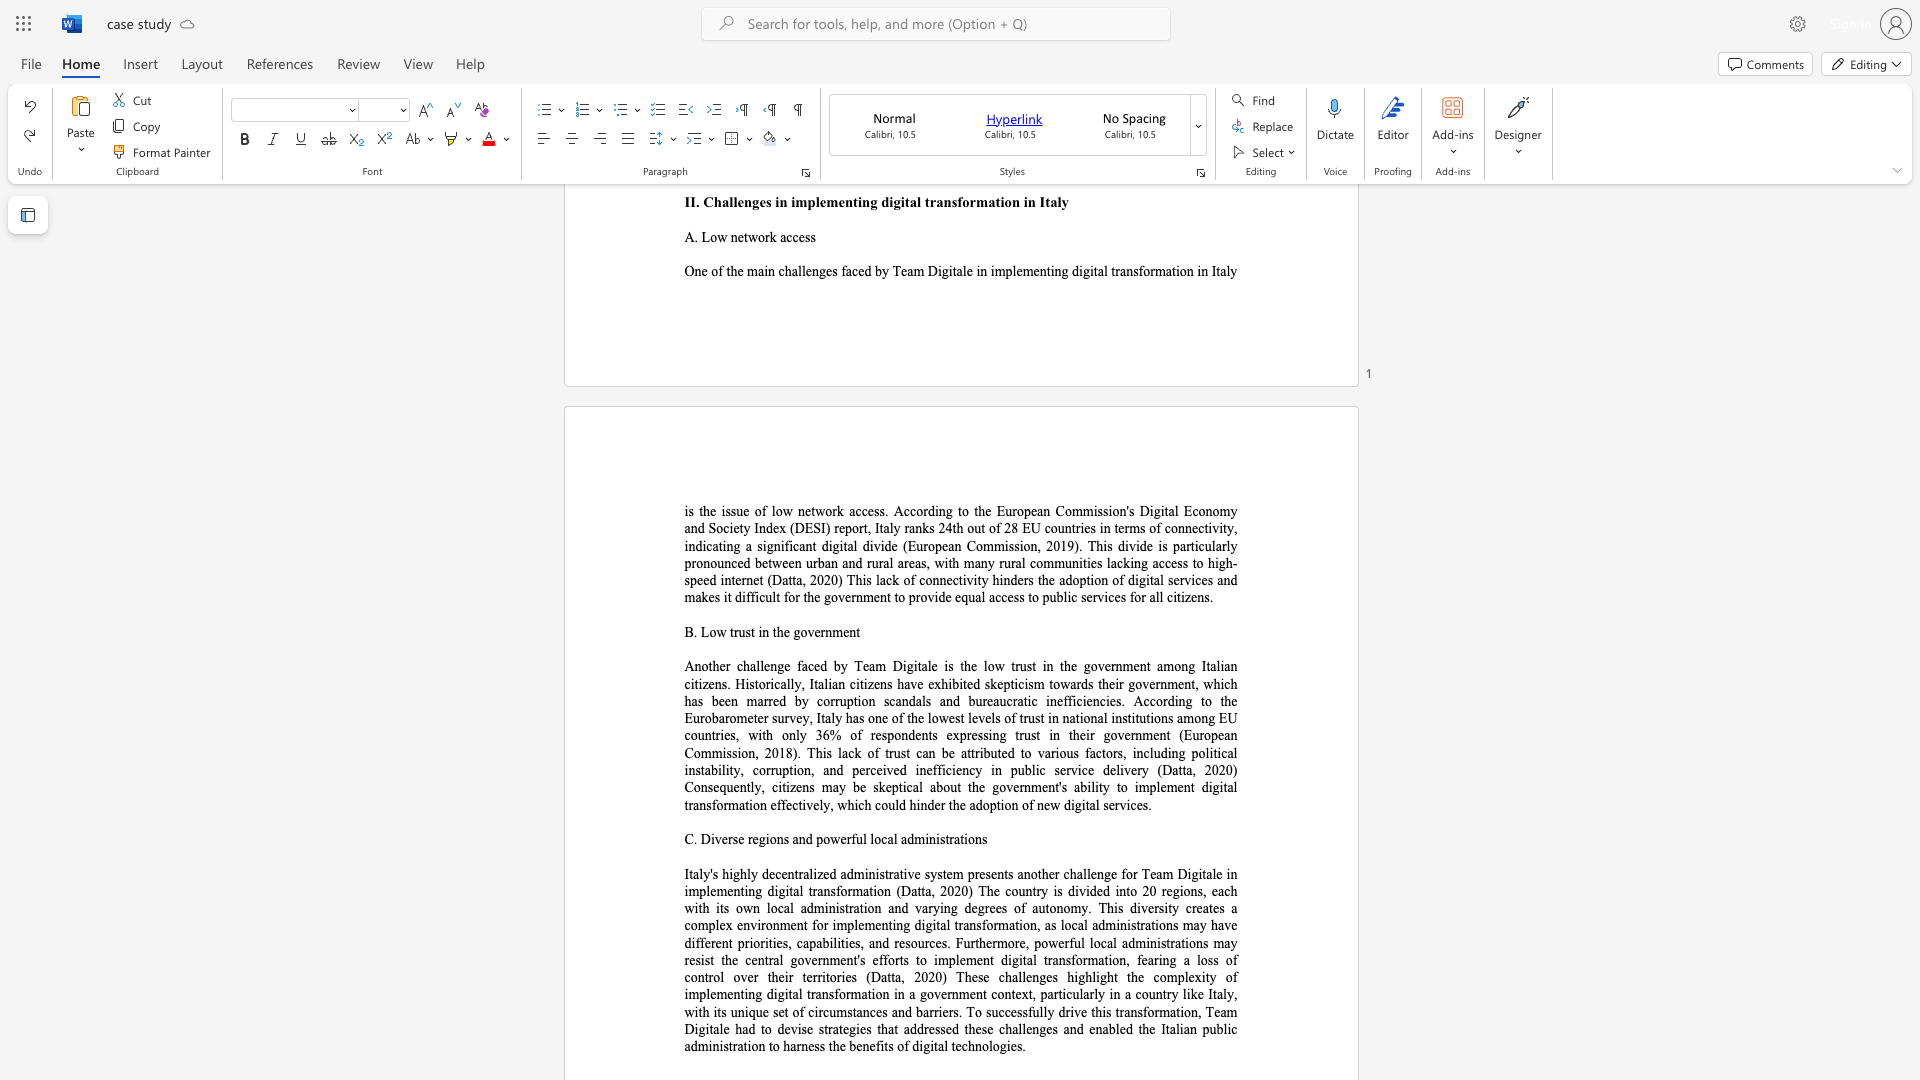  What do you see at coordinates (816, 925) in the screenshot?
I see `the subset text "or implementing digital transformation, as local administrations may have di" within the text "Italy"` at bounding box center [816, 925].